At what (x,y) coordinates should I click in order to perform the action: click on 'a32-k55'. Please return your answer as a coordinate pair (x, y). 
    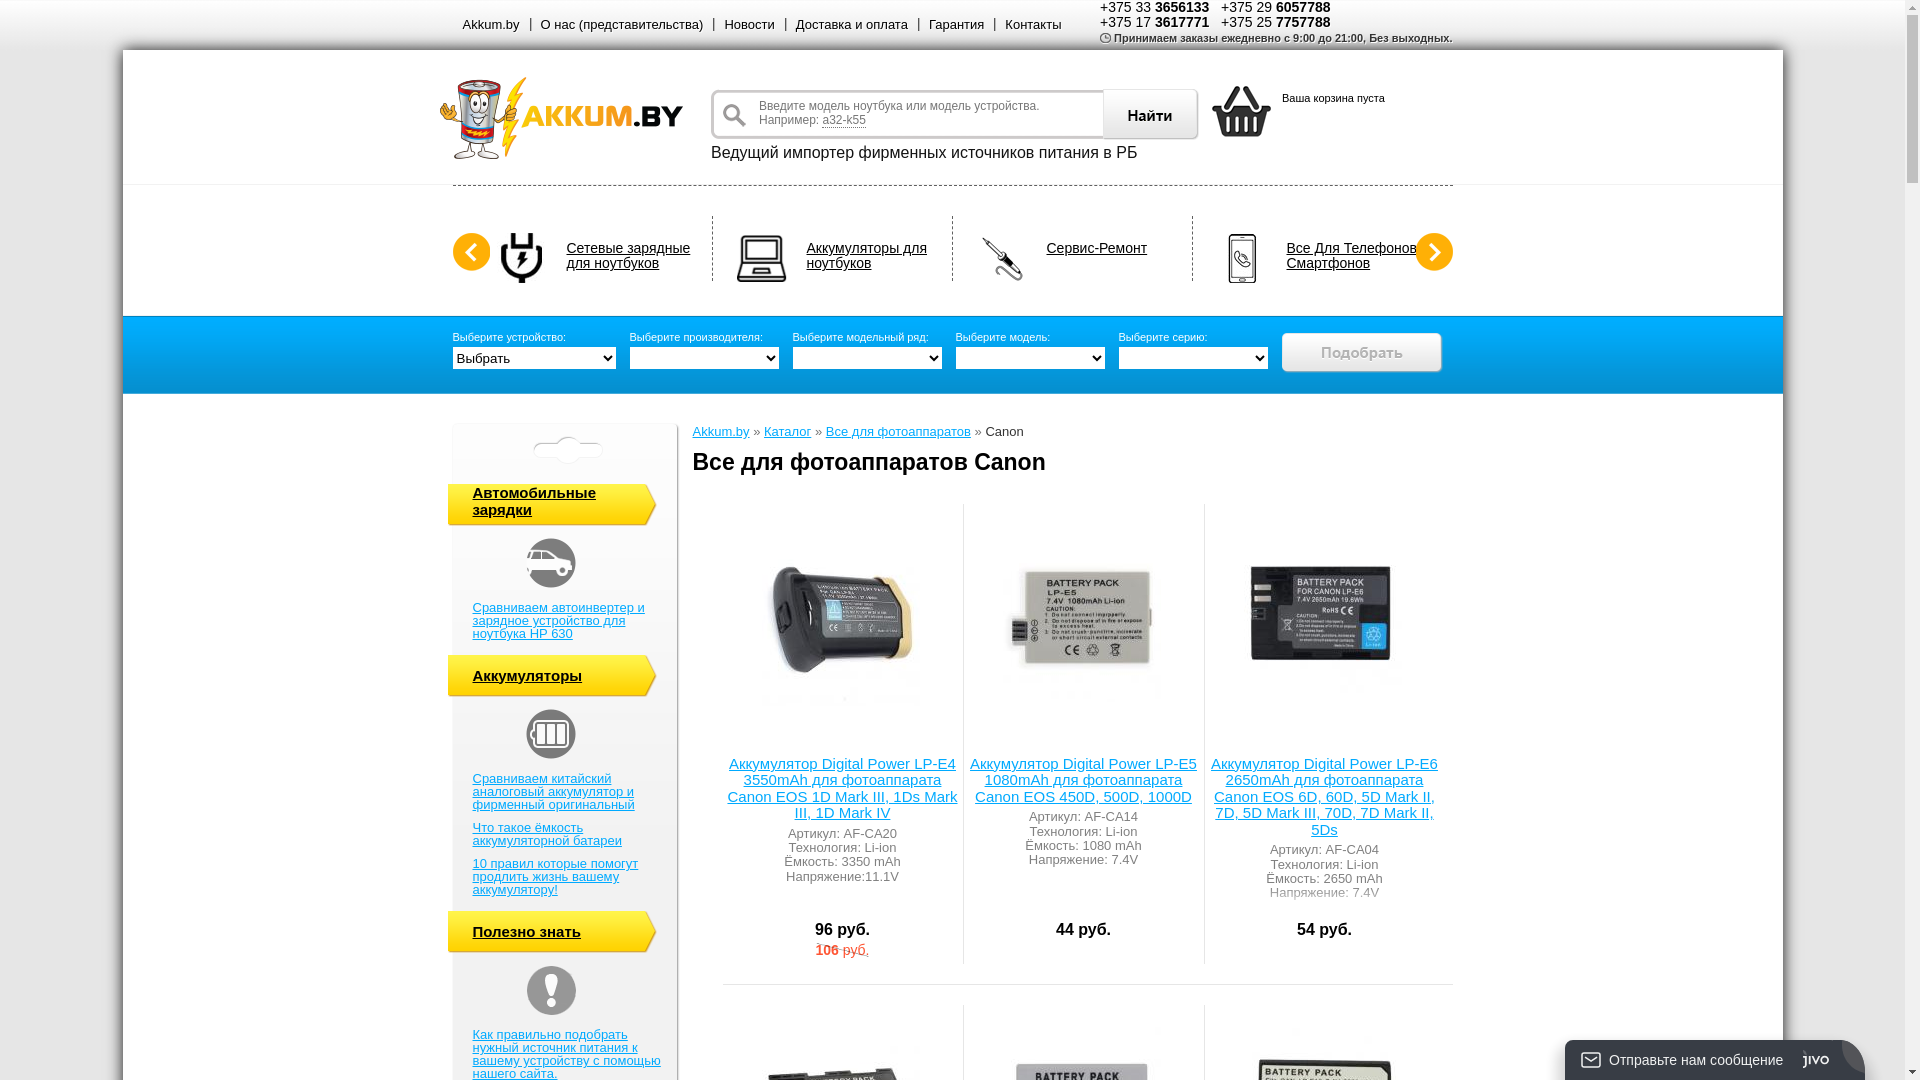
    Looking at the image, I should click on (843, 120).